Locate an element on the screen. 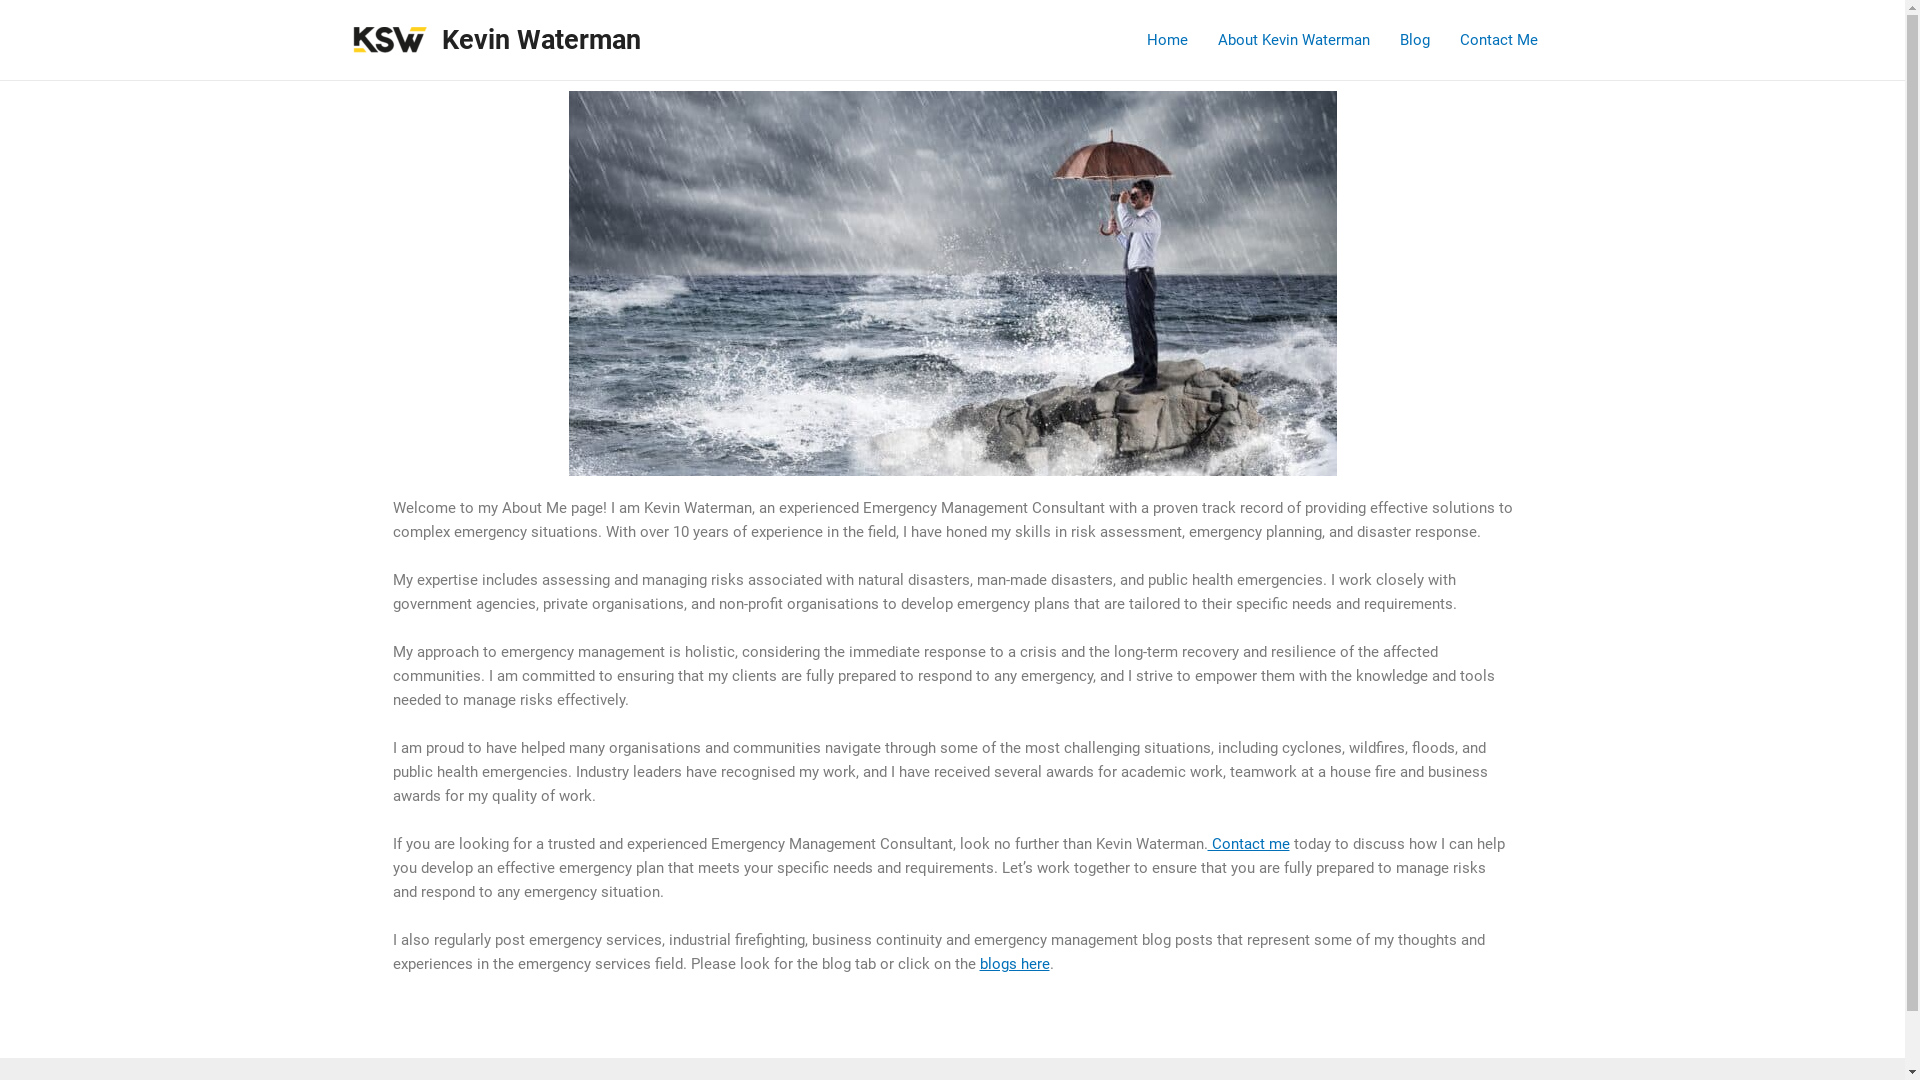 The width and height of the screenshot is (1920, 1080). 'Contact Me' is located at coordinates (1497, 39).